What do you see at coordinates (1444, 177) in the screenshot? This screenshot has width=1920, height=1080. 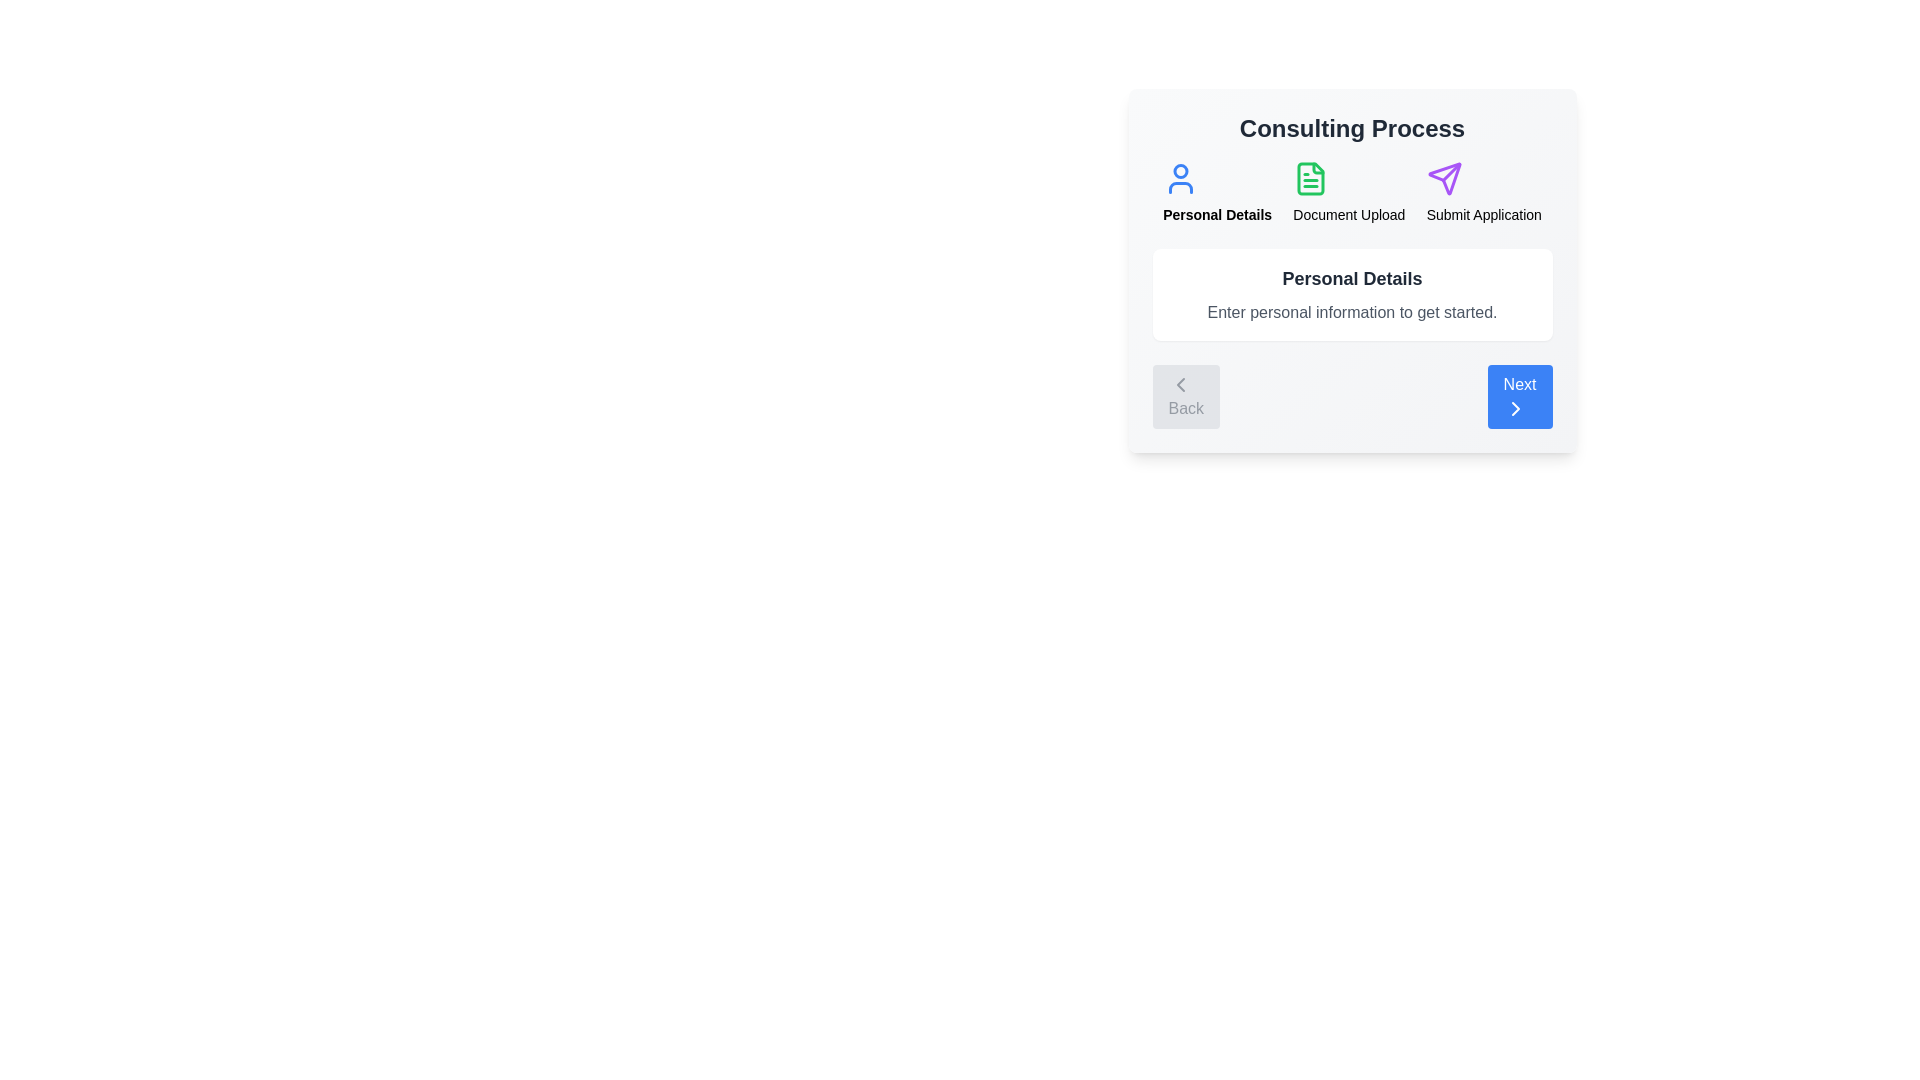 I see `the step Submit Application by clicking its icon` at bounding box center [1444, 177].